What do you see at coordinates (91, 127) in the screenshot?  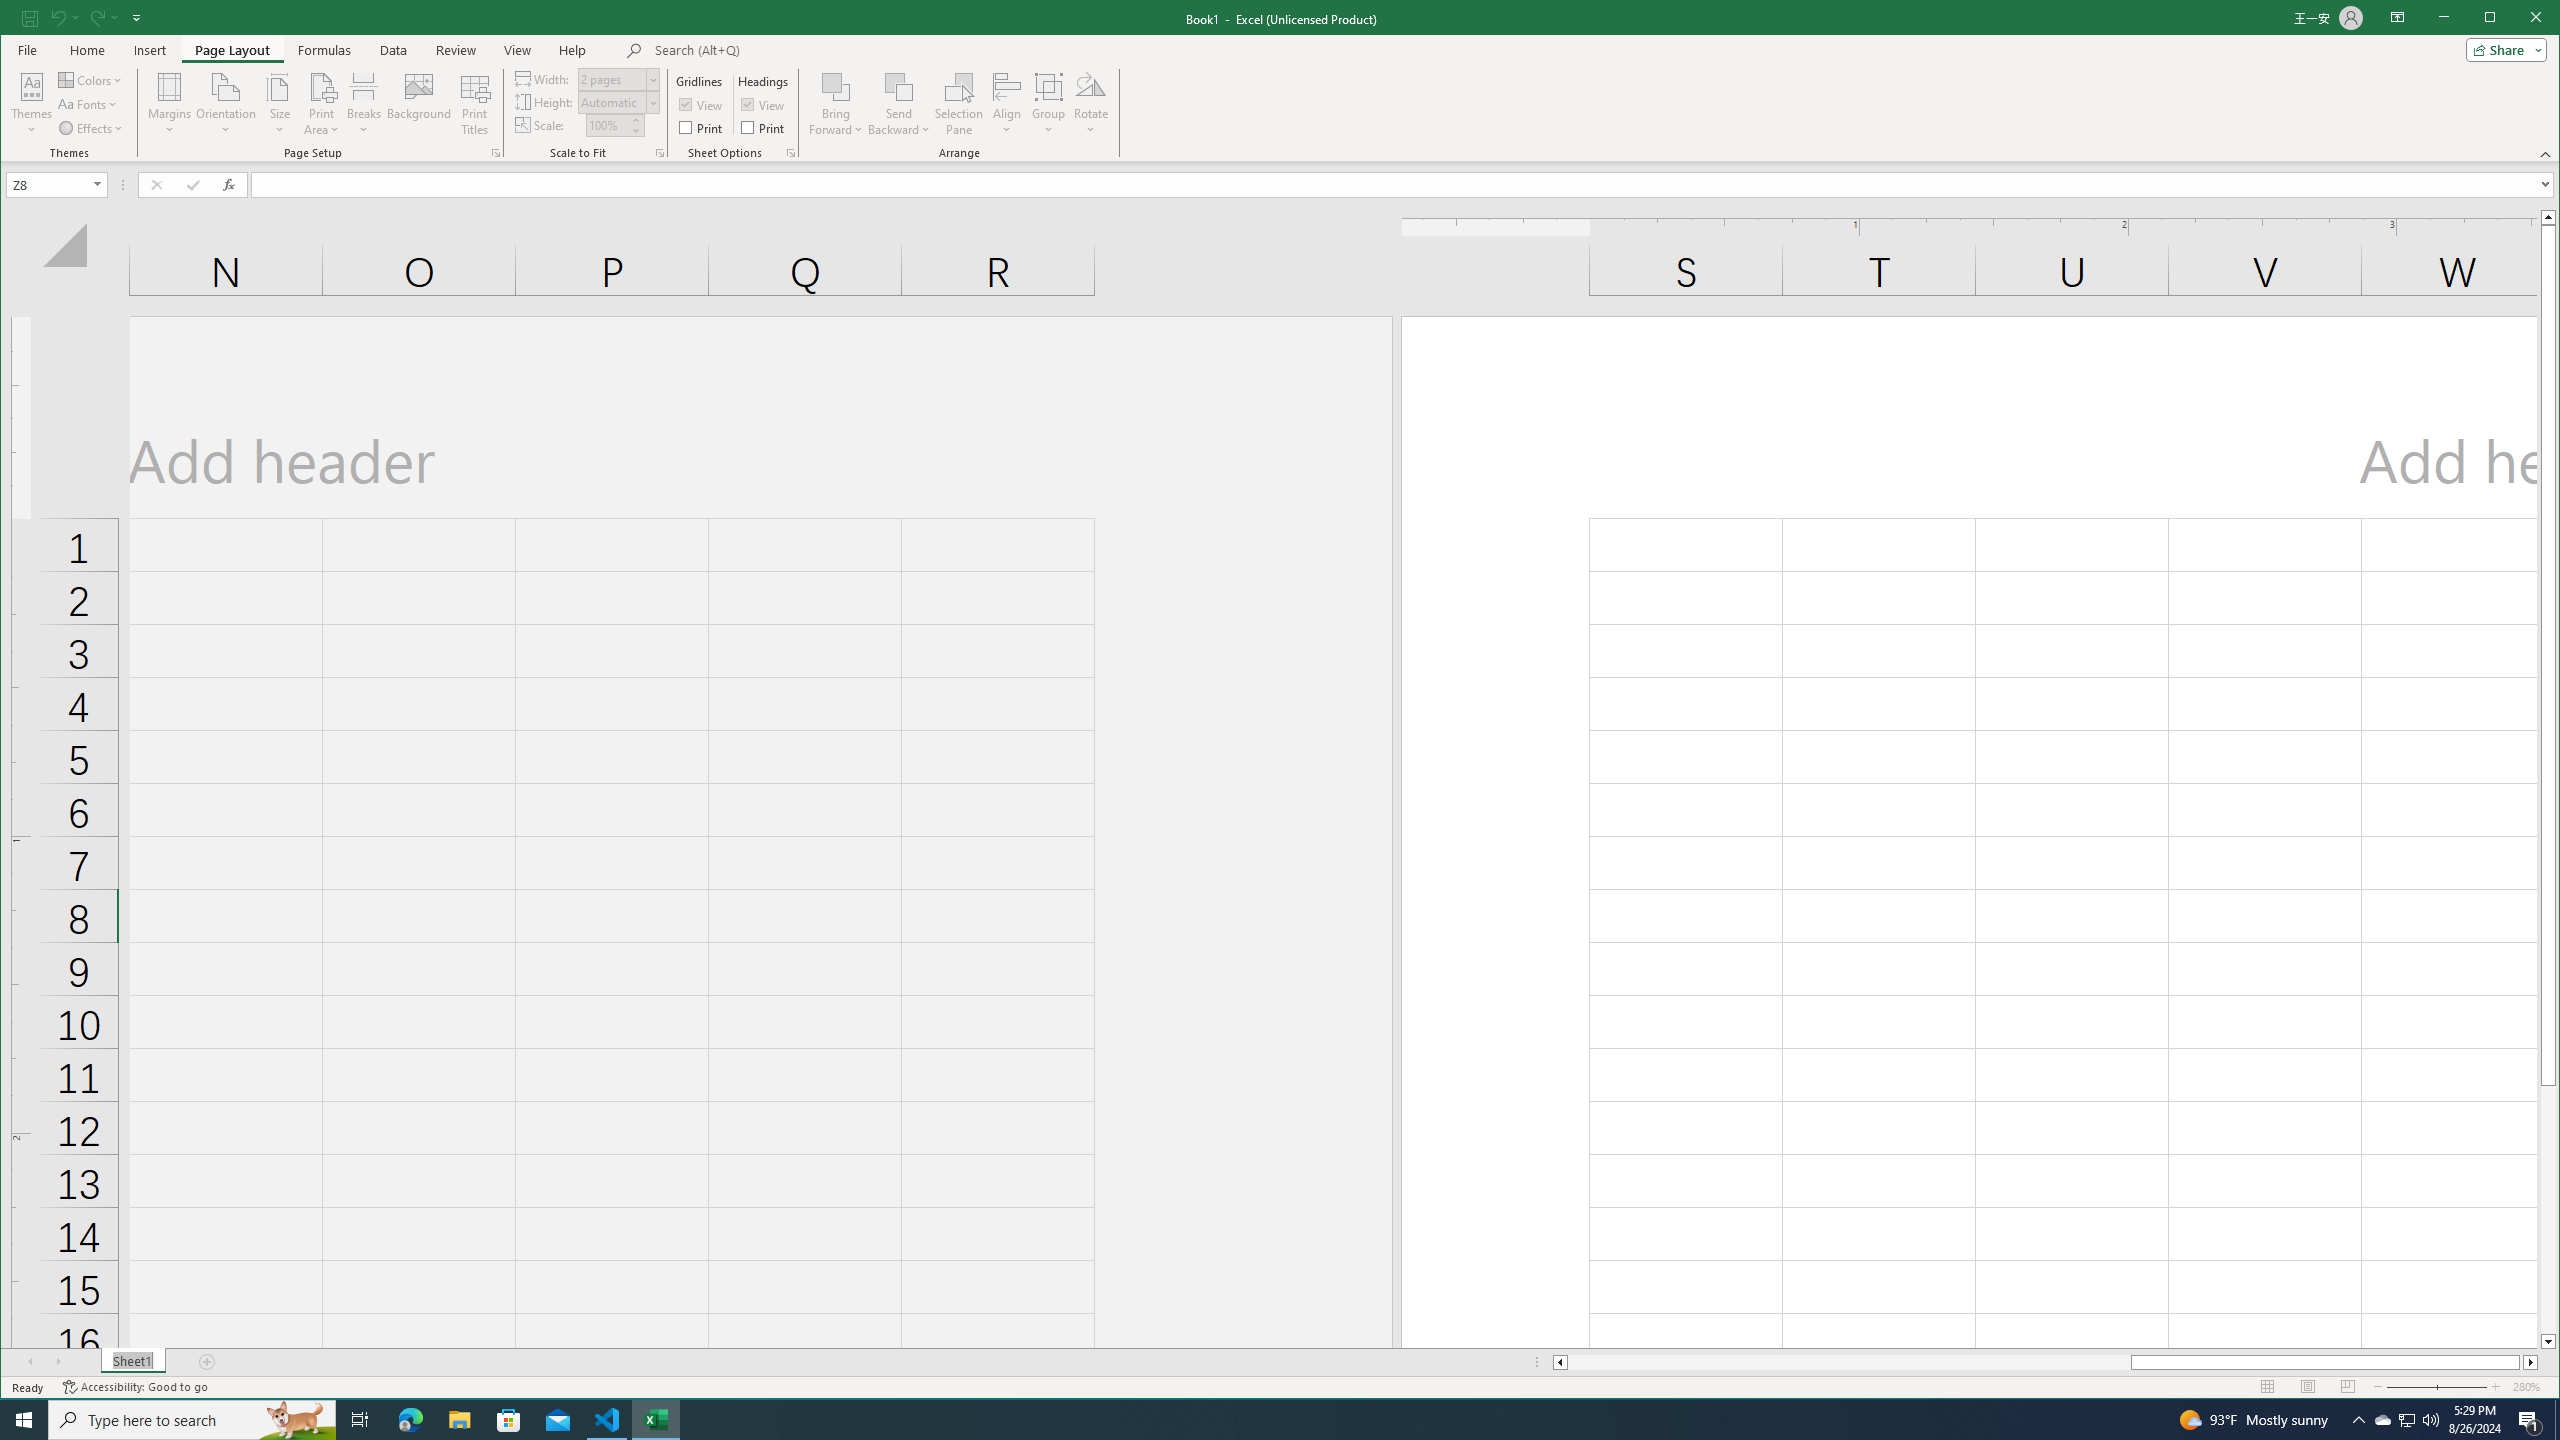 I see `'Effects'` at bounding box center [91, 127].